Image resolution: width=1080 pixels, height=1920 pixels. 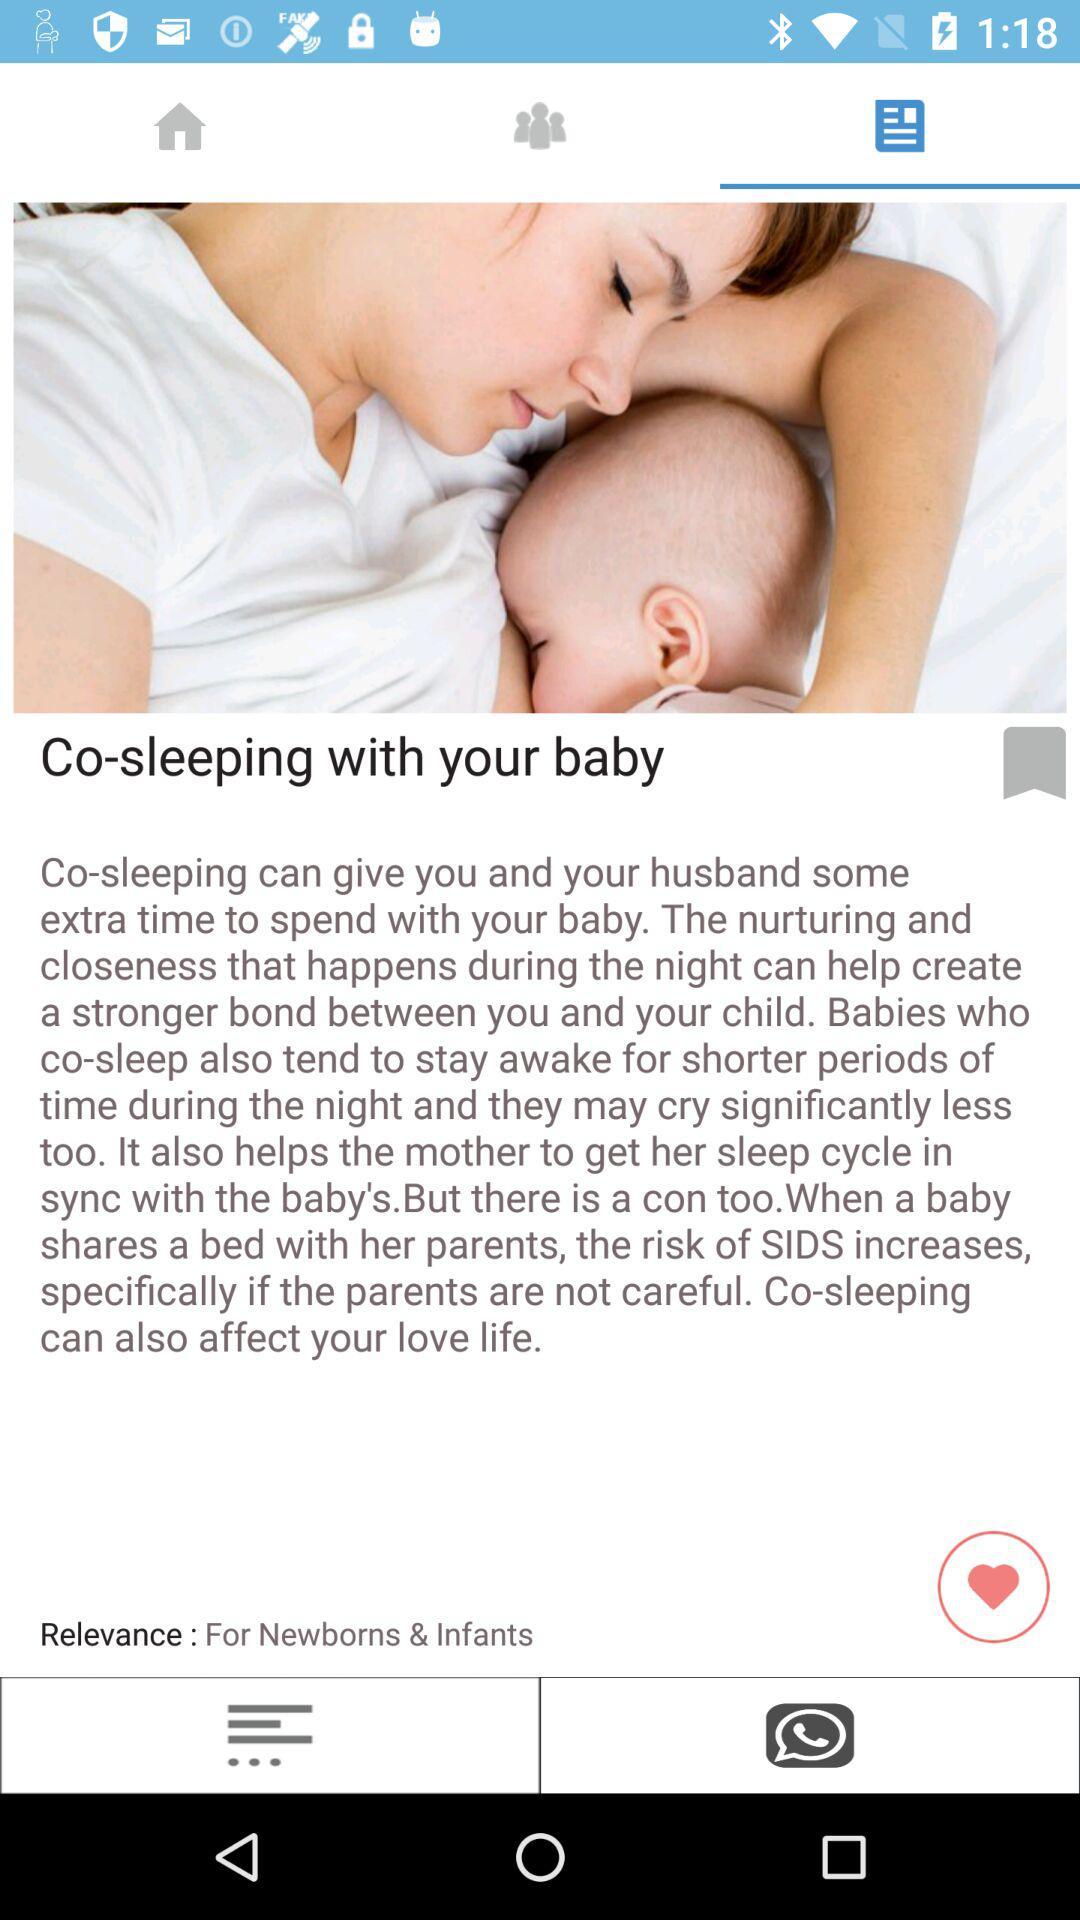 What do you see at coordinates (180, 124) in the screenshot?
I see `the home button icon` at bounding box center [180, 124].